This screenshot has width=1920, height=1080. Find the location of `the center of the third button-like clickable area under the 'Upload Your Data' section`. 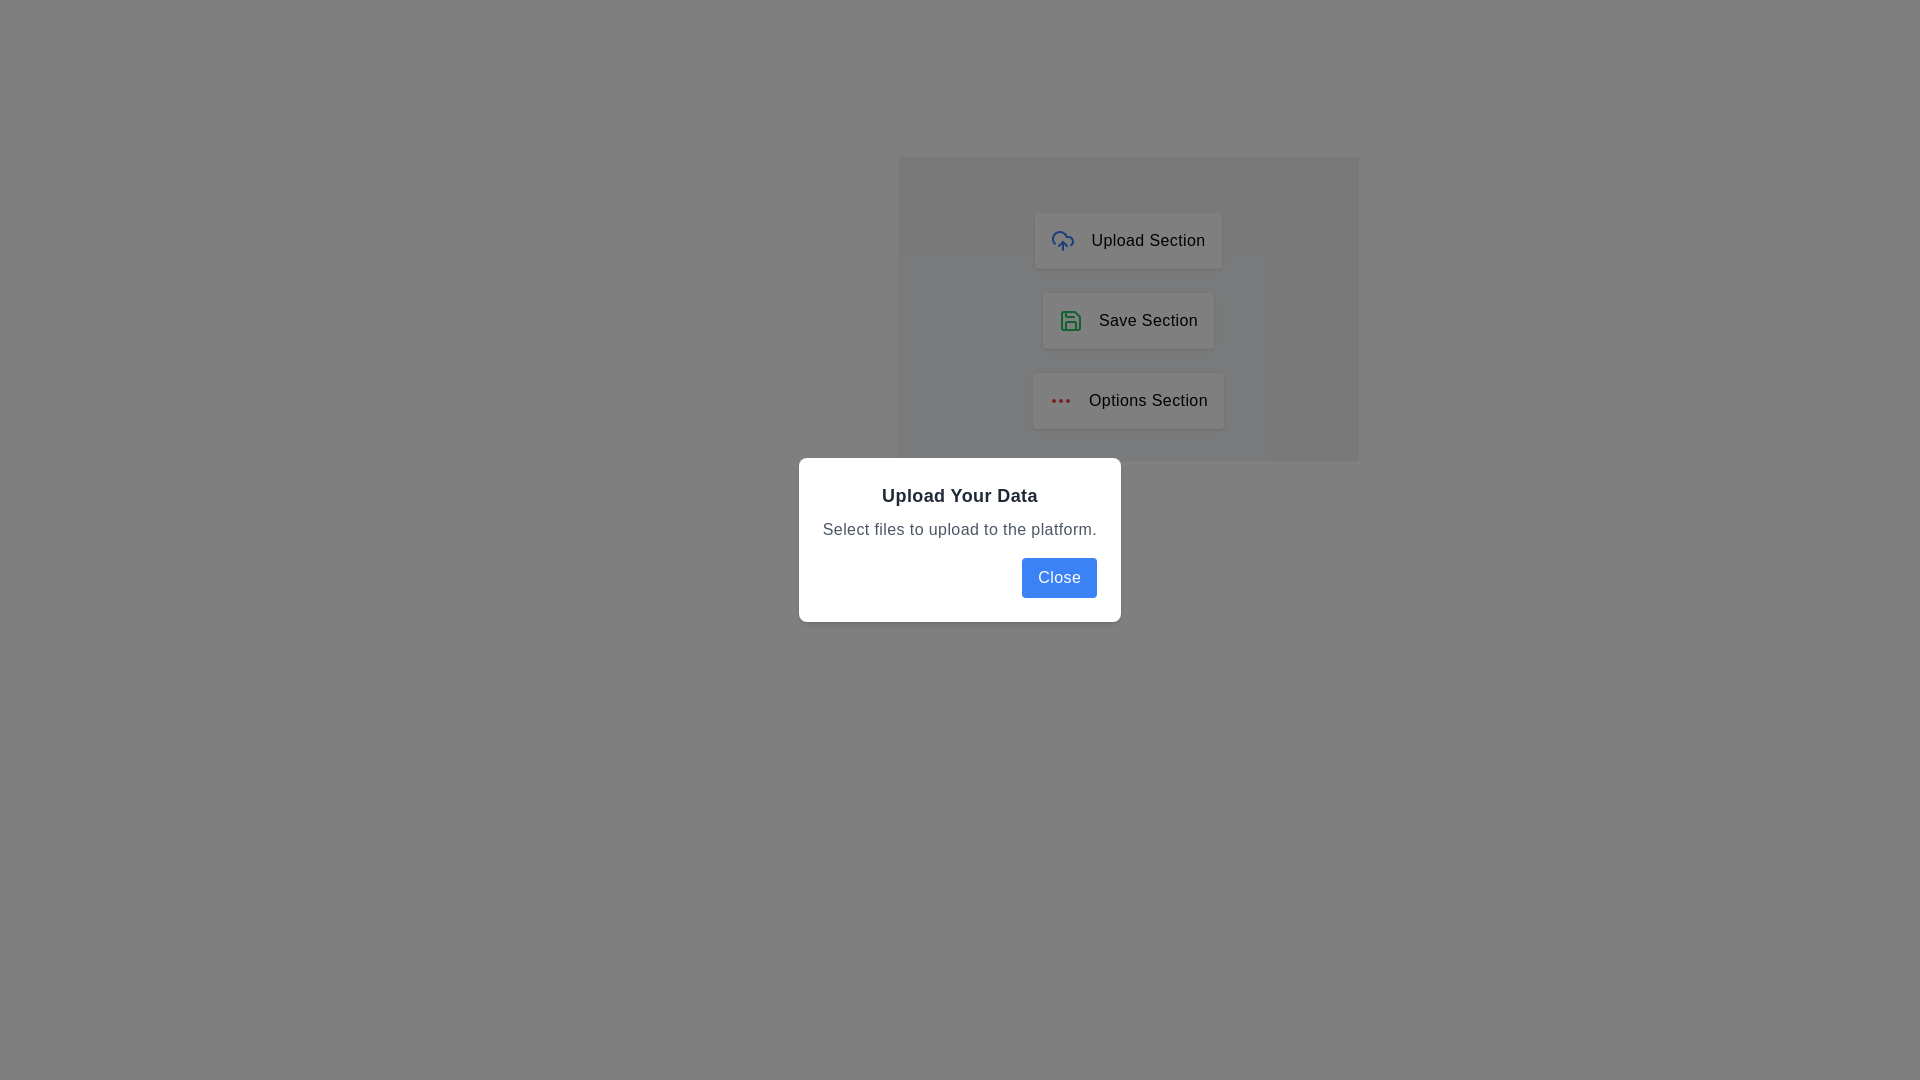

the center of the third button-like clickable area under the 'Upload Your Data' section is located at coordinates (1128, 401).